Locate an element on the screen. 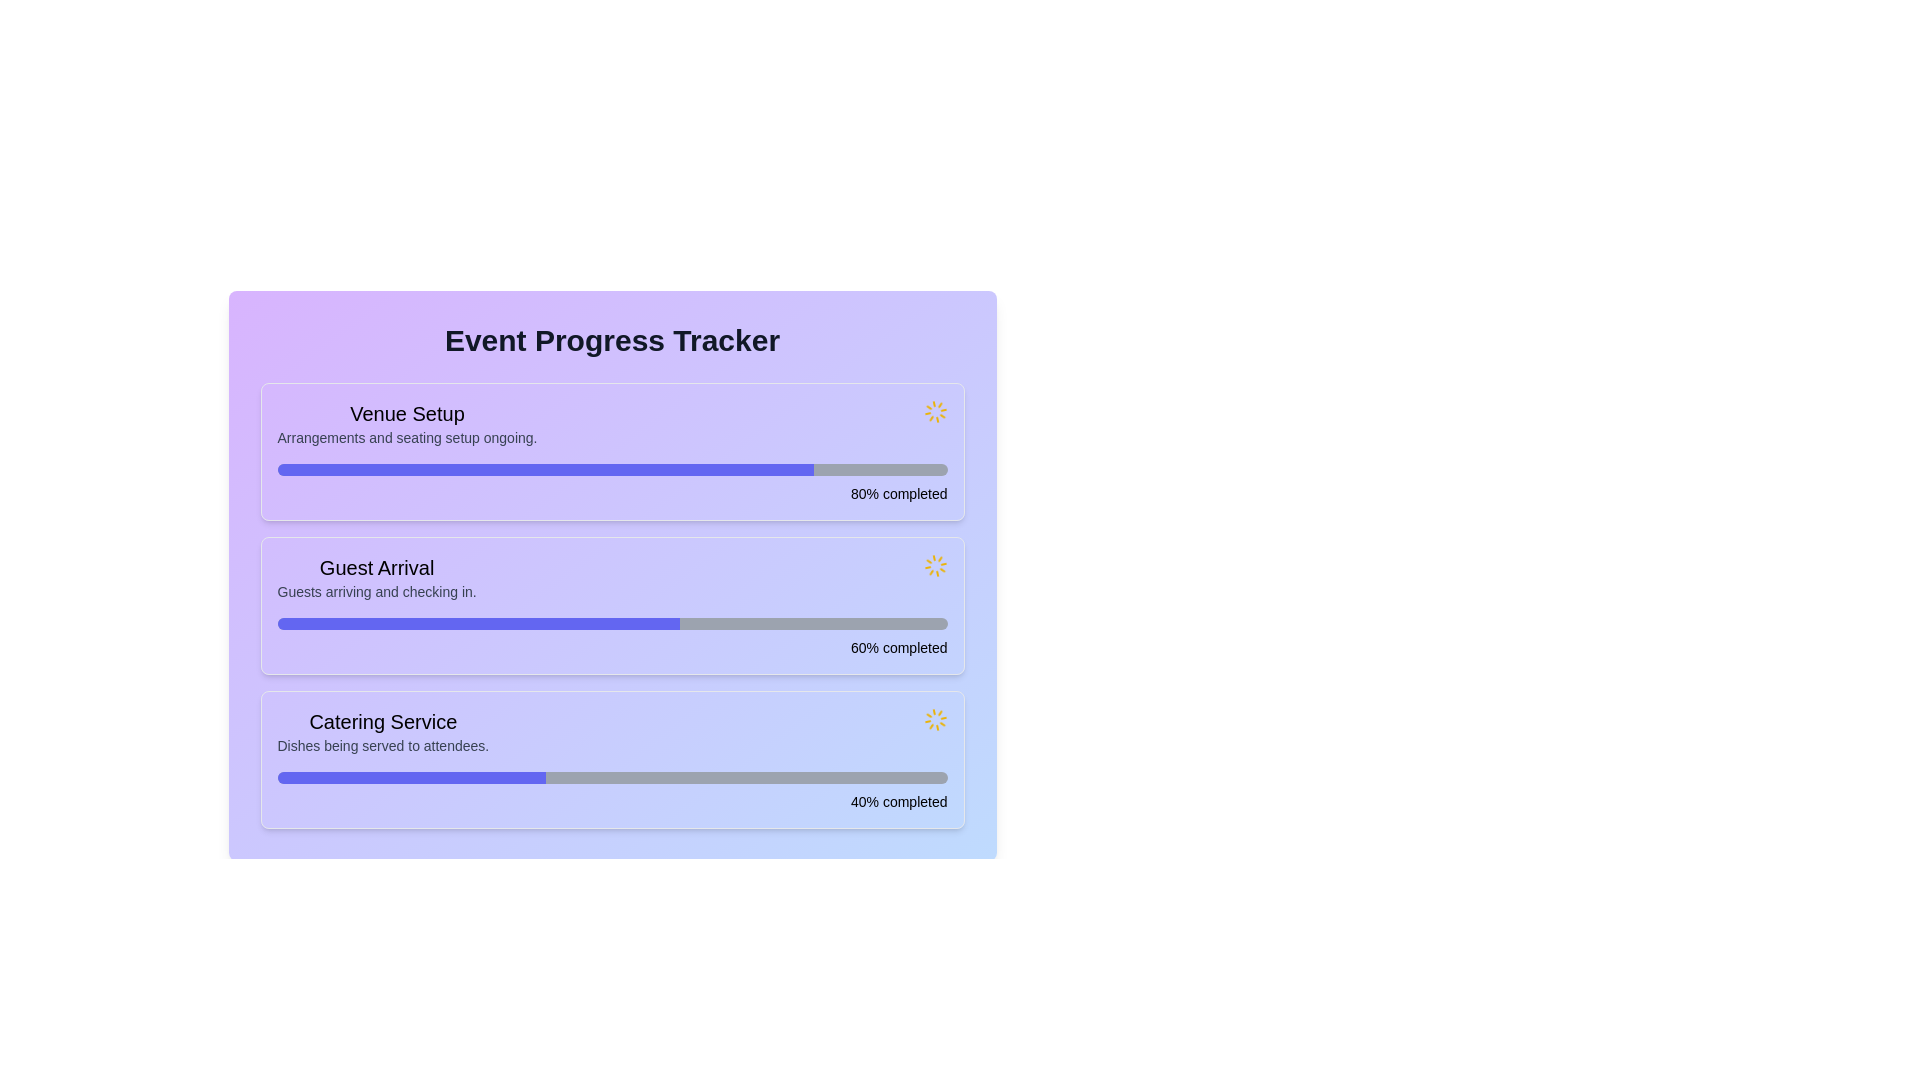  the circular spinning loader icon with radiating yellow lines, located at the far right of the 'Guest Arrival' section title, adjacent to the text '60% completed' is located at coordinates (934, 578).